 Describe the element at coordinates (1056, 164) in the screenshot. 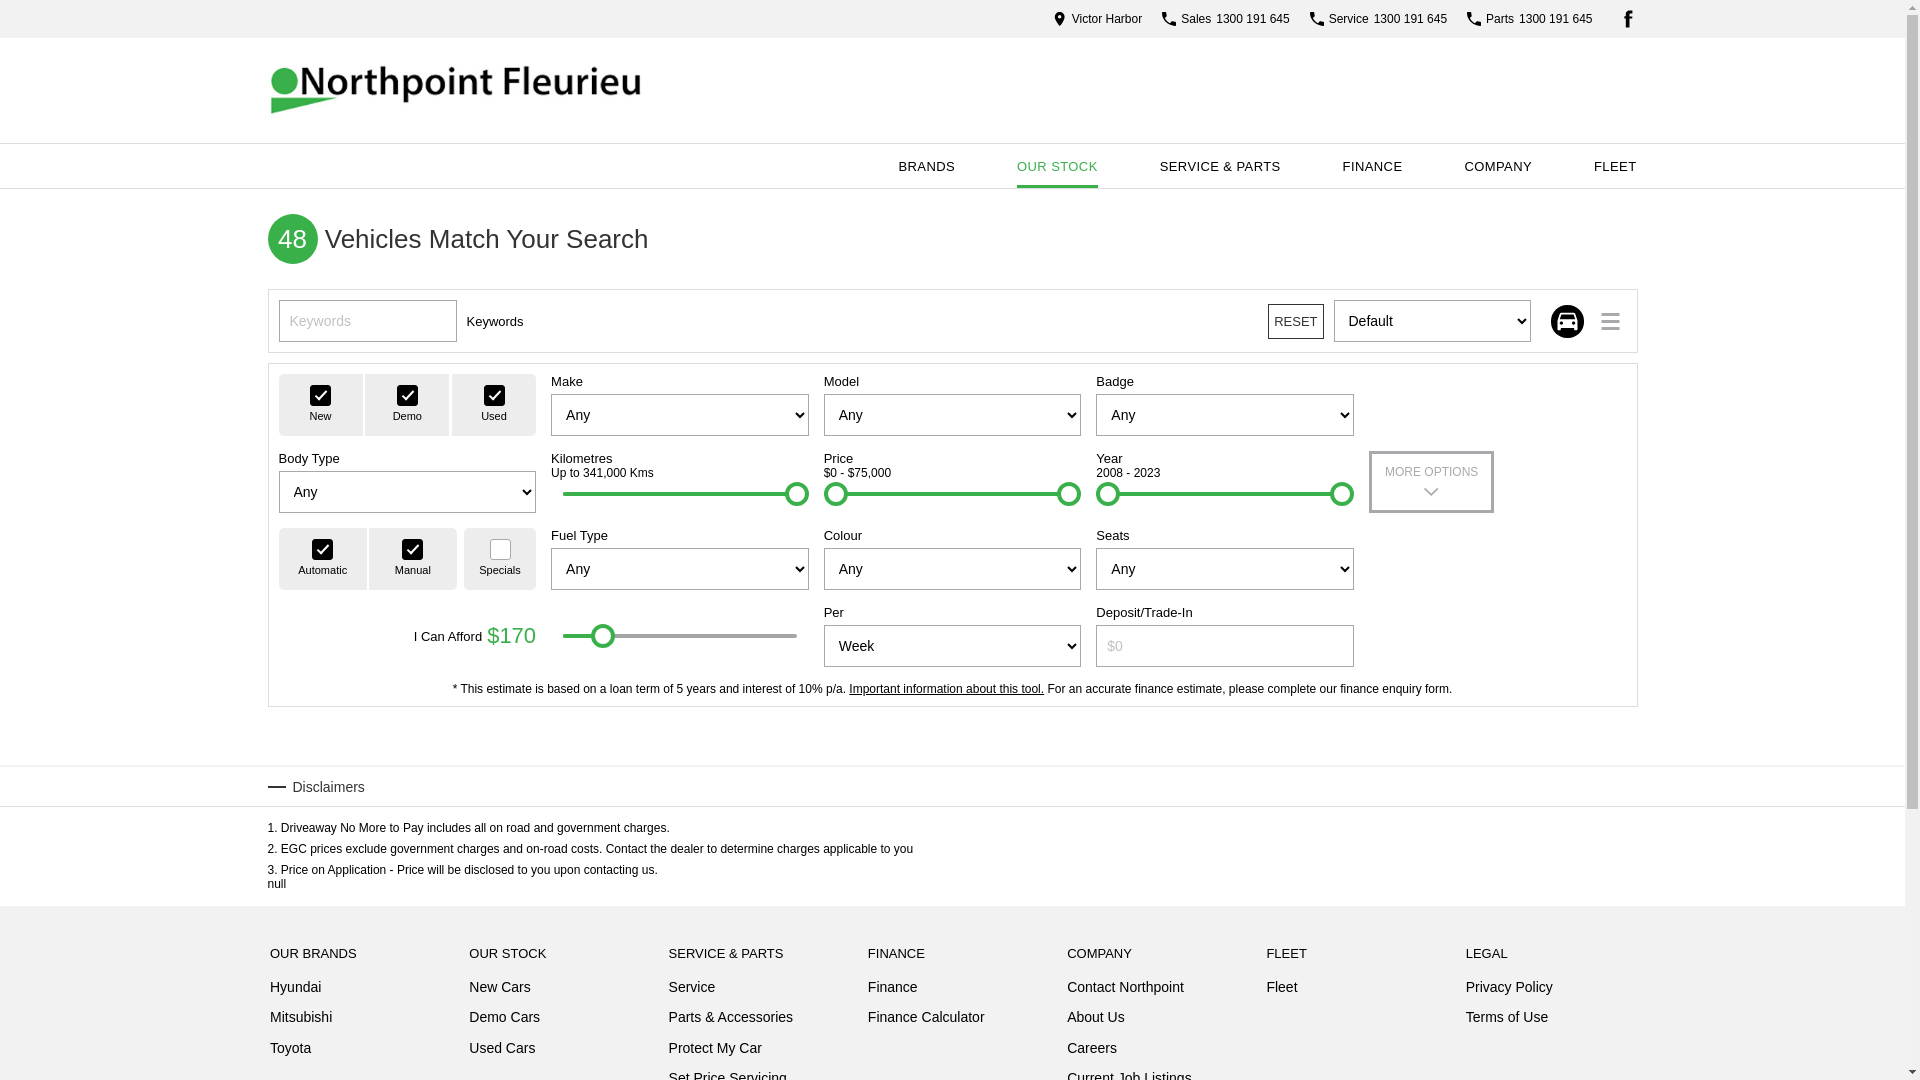

I see `'OUR STOCK'` at that location.